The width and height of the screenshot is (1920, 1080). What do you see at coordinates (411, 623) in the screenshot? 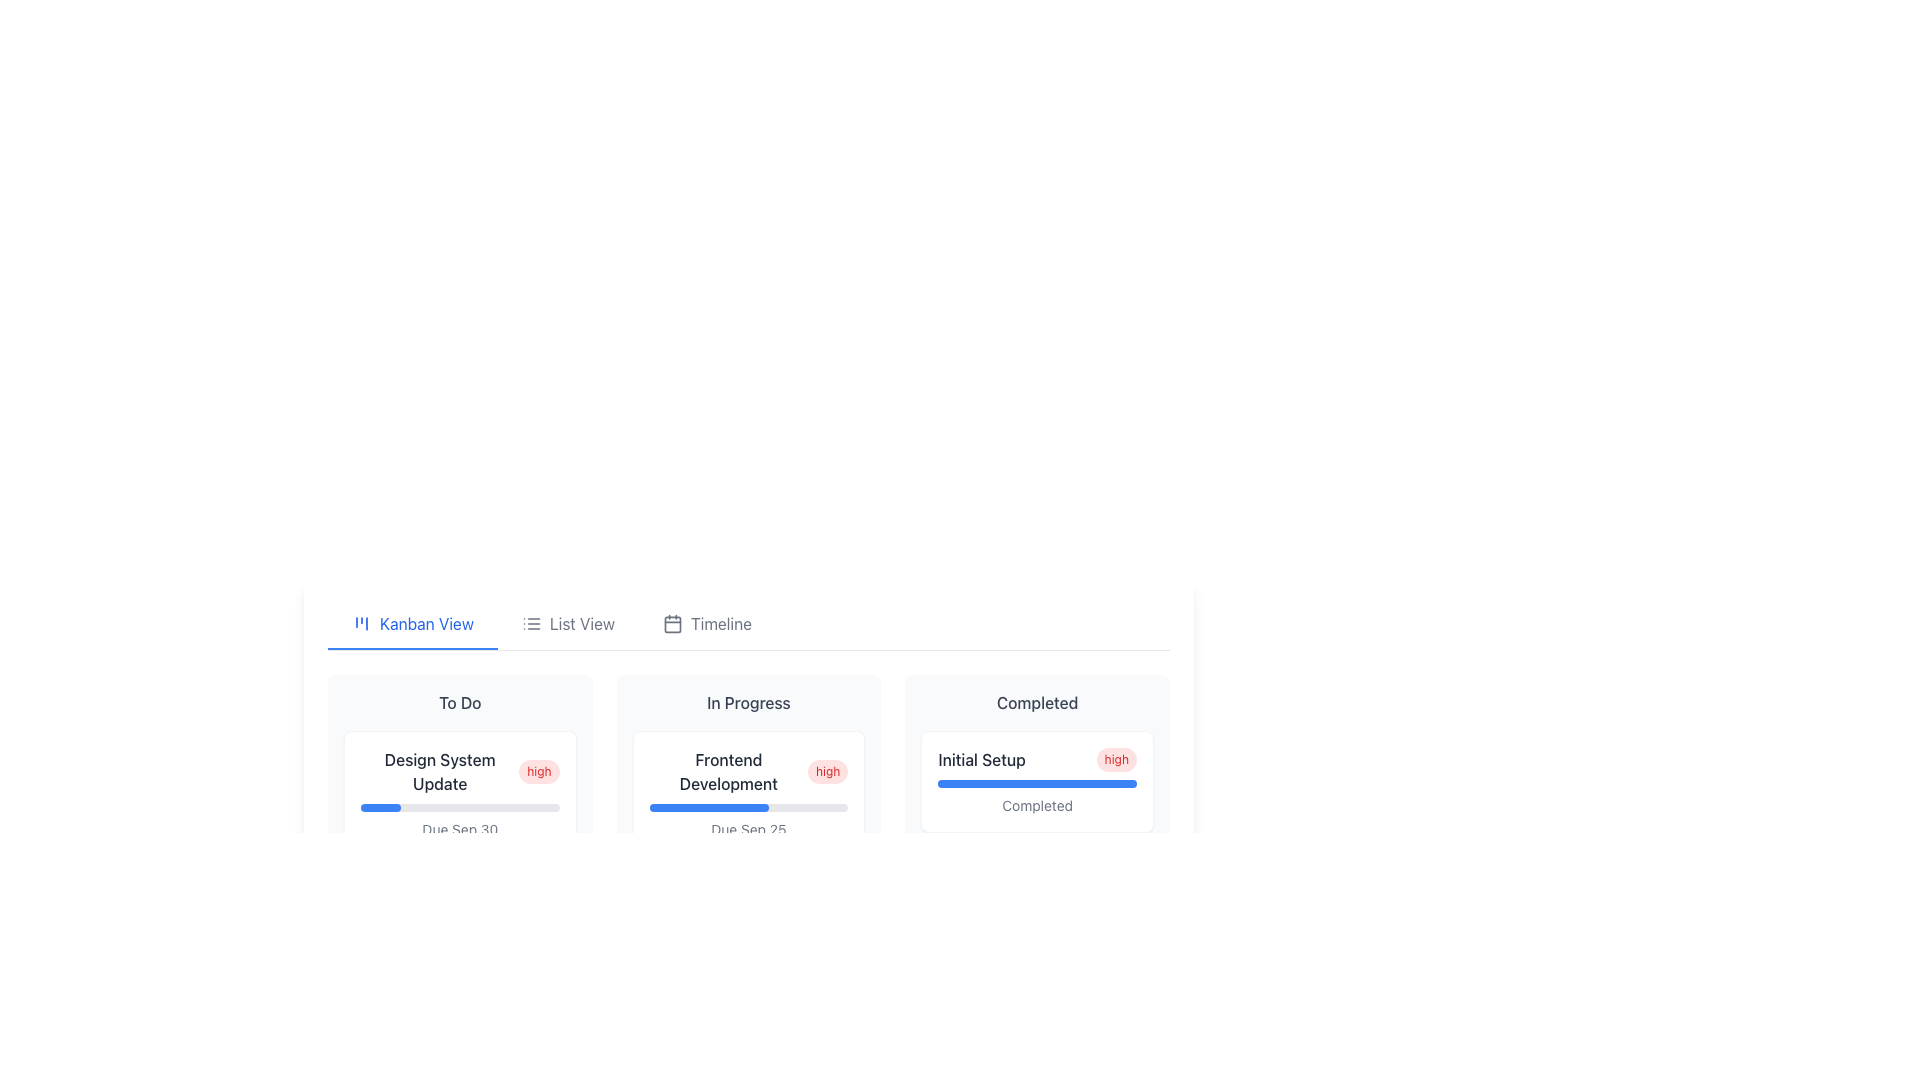
I see `the 'Kanban View' navigation tab, which is the first option in the tab bar and has a blue underline indicating it is active` at bounding box center [411, 623].